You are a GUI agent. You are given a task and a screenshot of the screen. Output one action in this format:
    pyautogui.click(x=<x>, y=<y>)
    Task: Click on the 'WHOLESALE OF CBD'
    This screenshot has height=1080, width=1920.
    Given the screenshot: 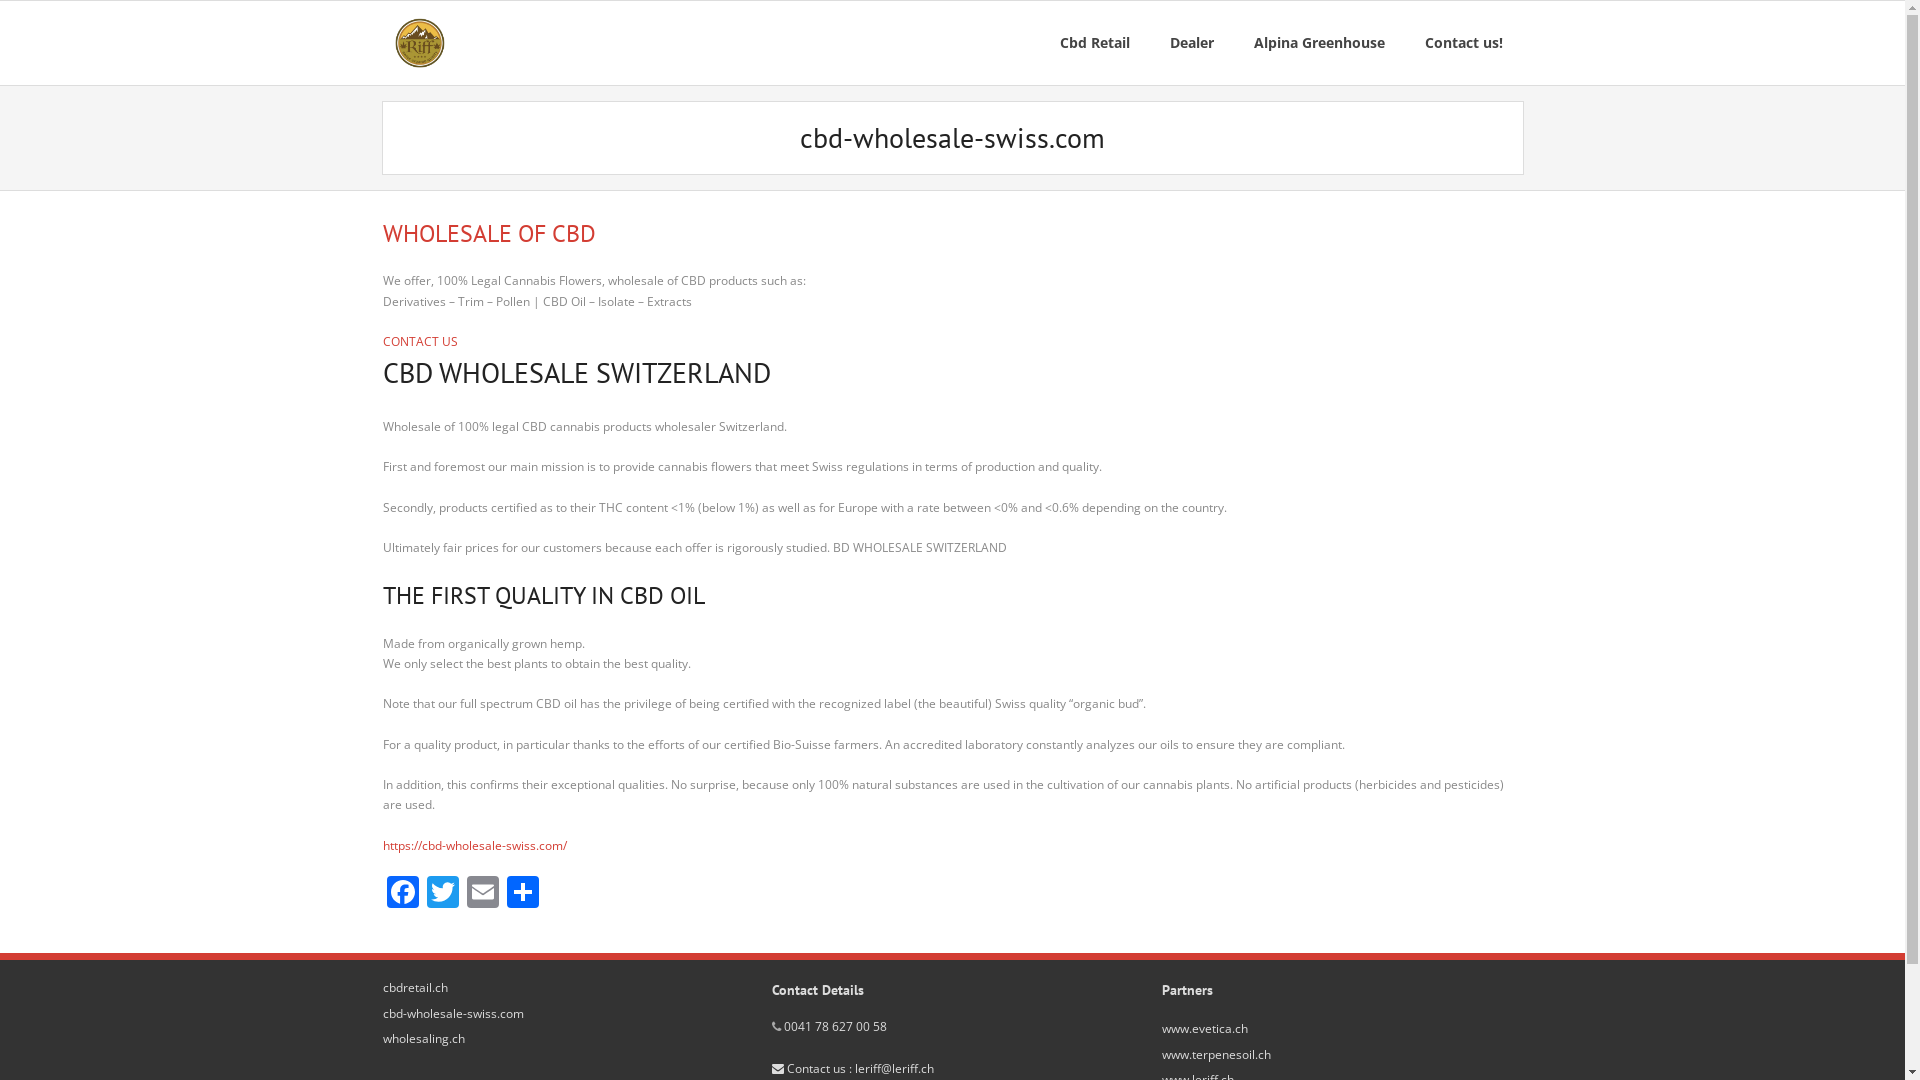 What is the action you would take?
    pyautogui.click(x=382, y=232)
    